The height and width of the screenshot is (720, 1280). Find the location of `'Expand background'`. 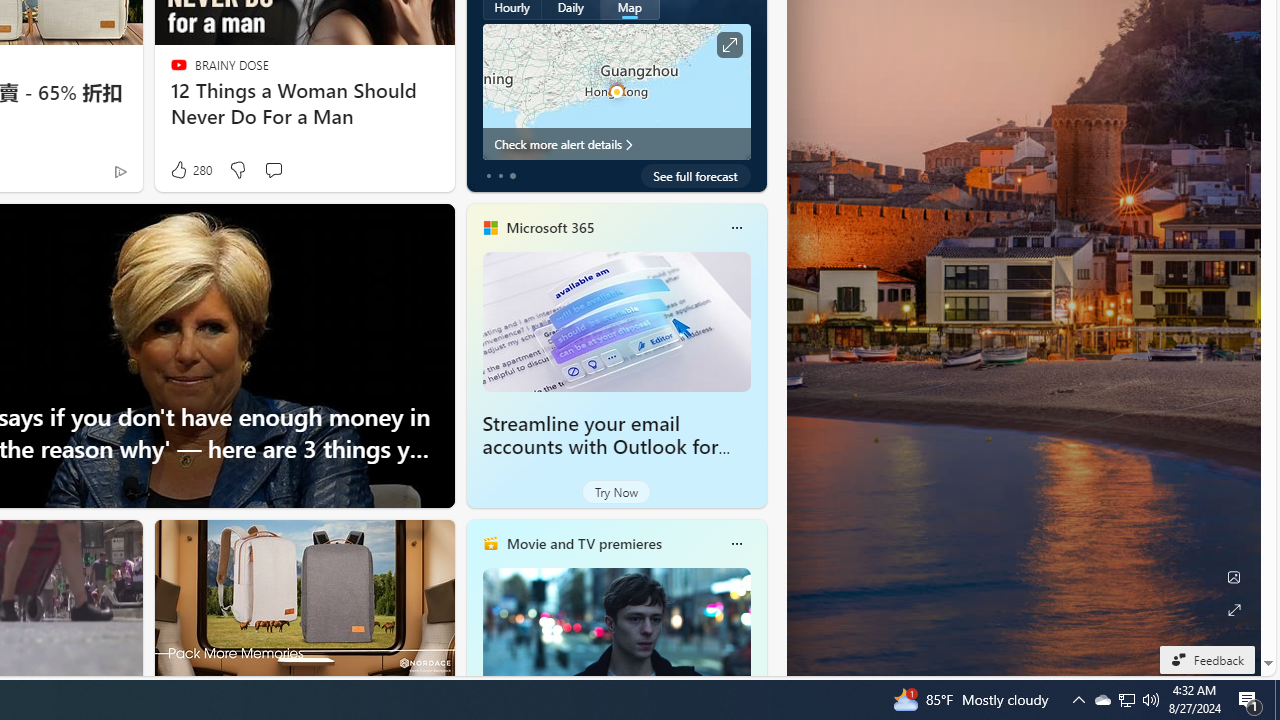

'Expand background' is located at coordinates (1232, 609).